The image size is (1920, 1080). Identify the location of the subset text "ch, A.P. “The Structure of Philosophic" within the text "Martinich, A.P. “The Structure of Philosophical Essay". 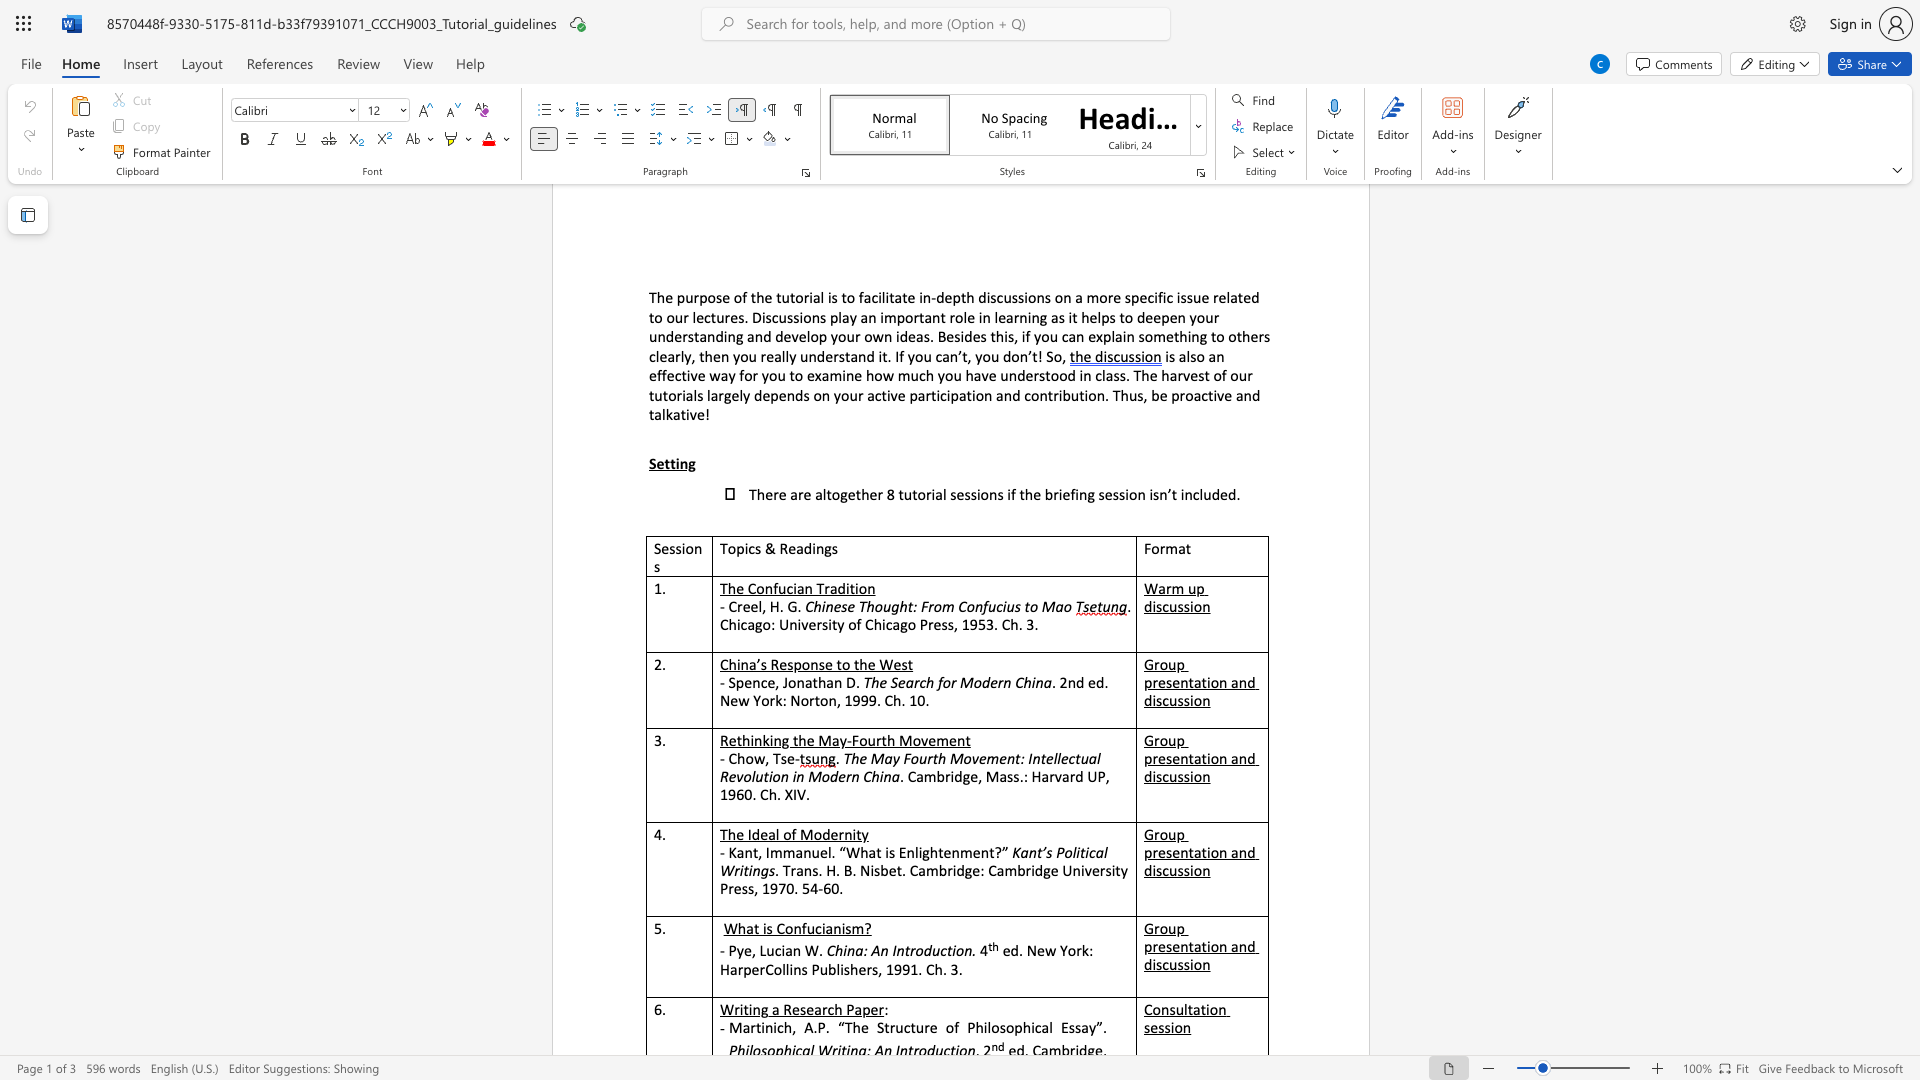
(776, 1027).